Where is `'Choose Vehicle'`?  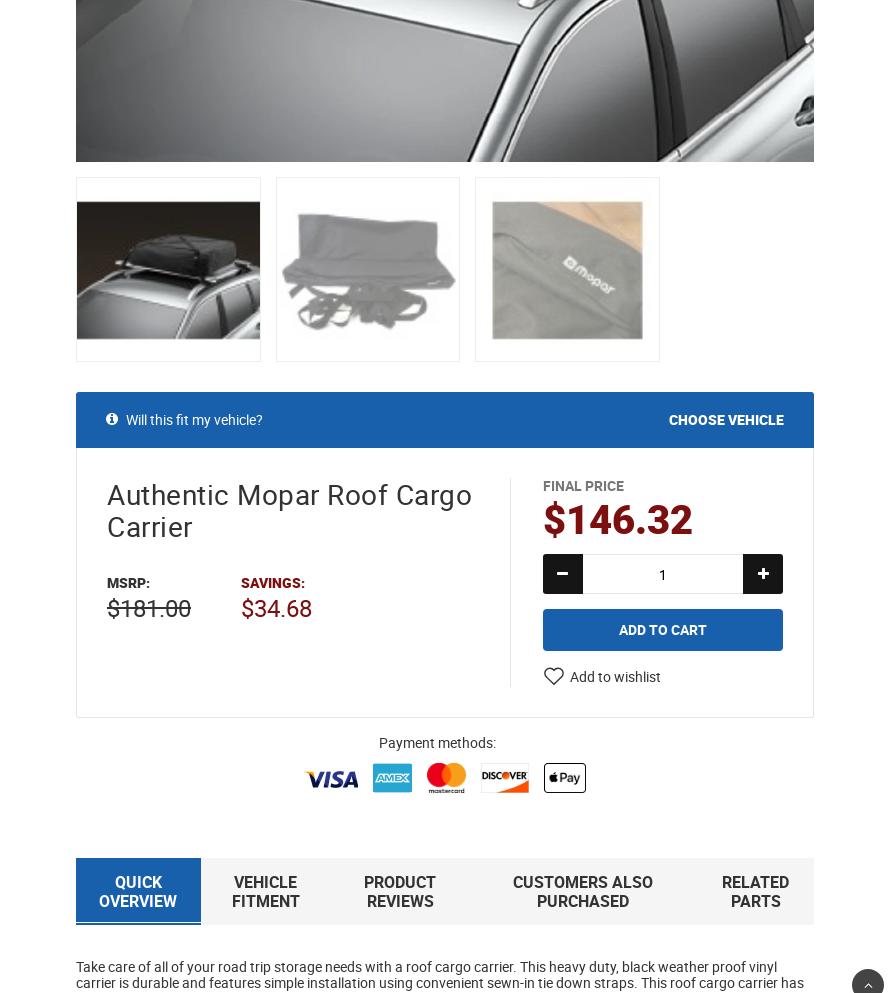 'Choose Vehicle' is located at coordinates (668, 417).